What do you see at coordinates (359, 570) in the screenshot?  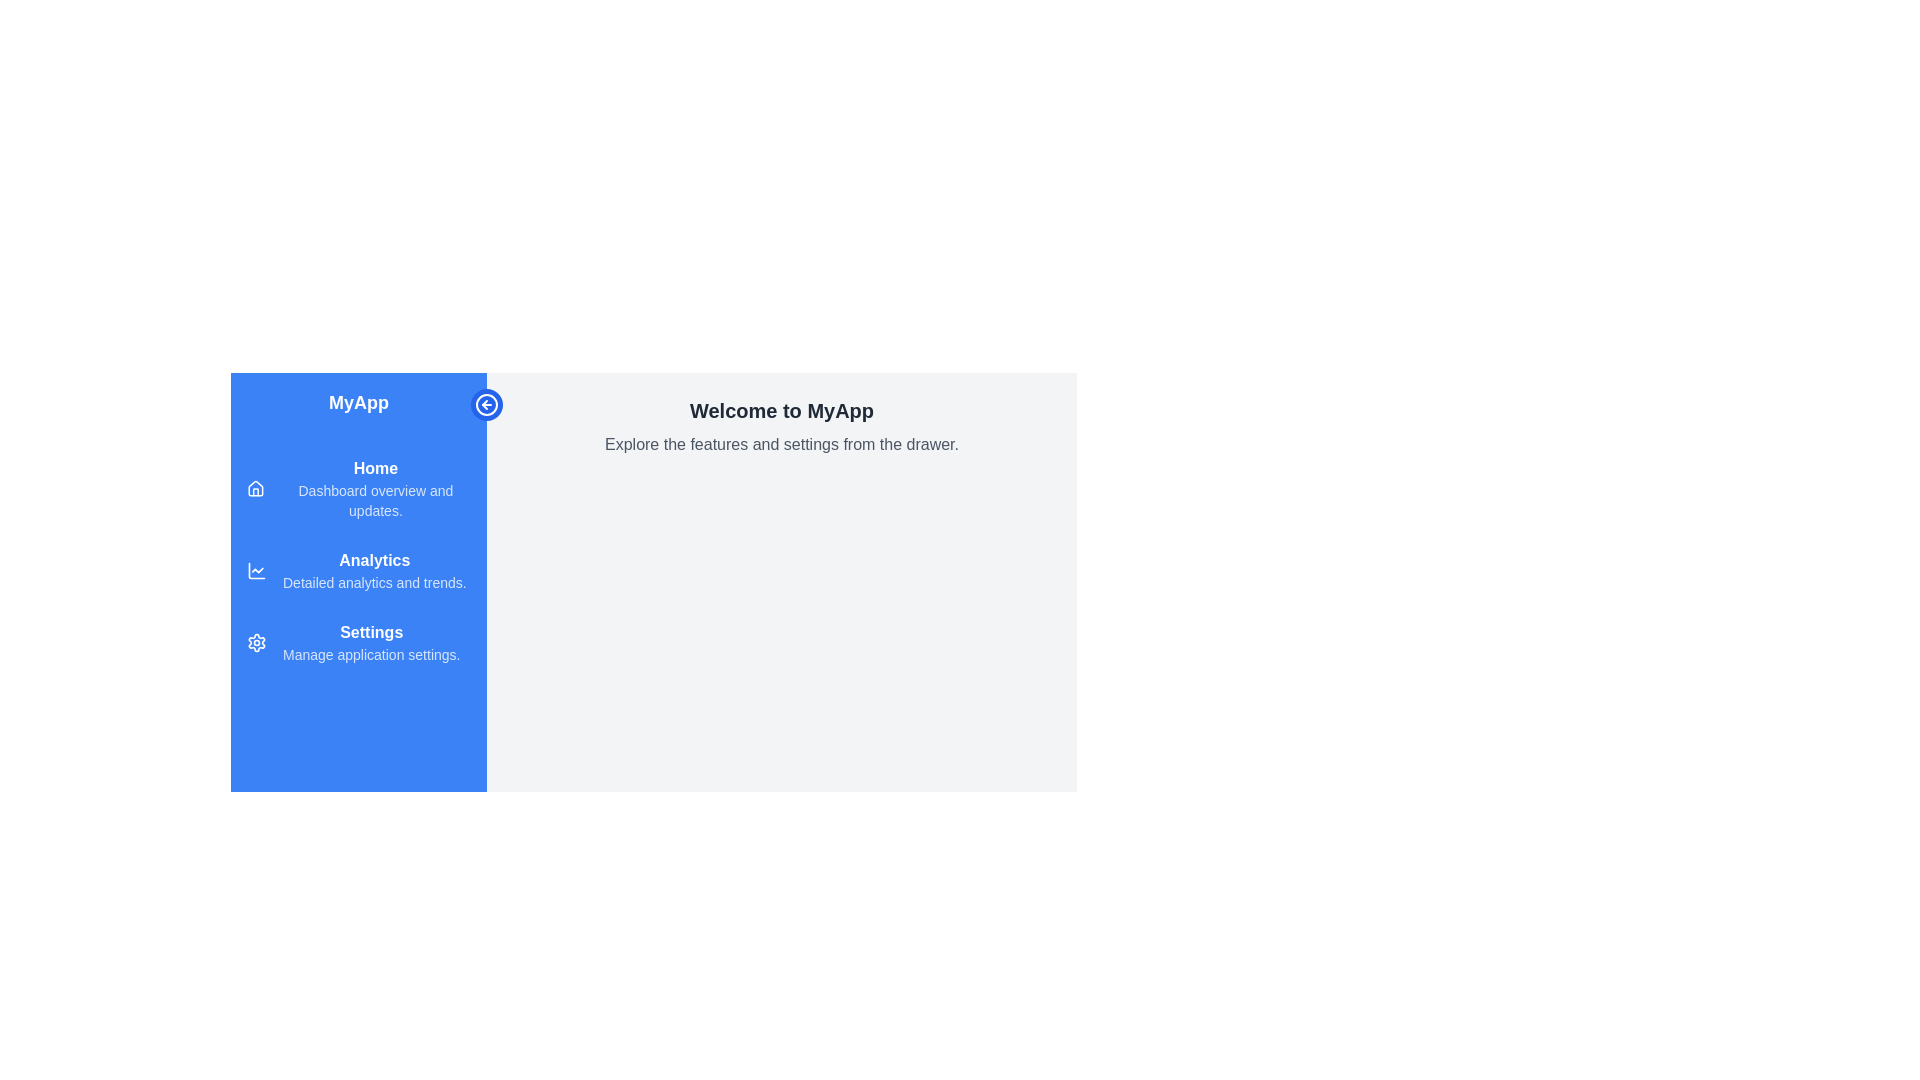 I see `the menu item Analytics to view its hover effect` at bounding box center [359, 570].